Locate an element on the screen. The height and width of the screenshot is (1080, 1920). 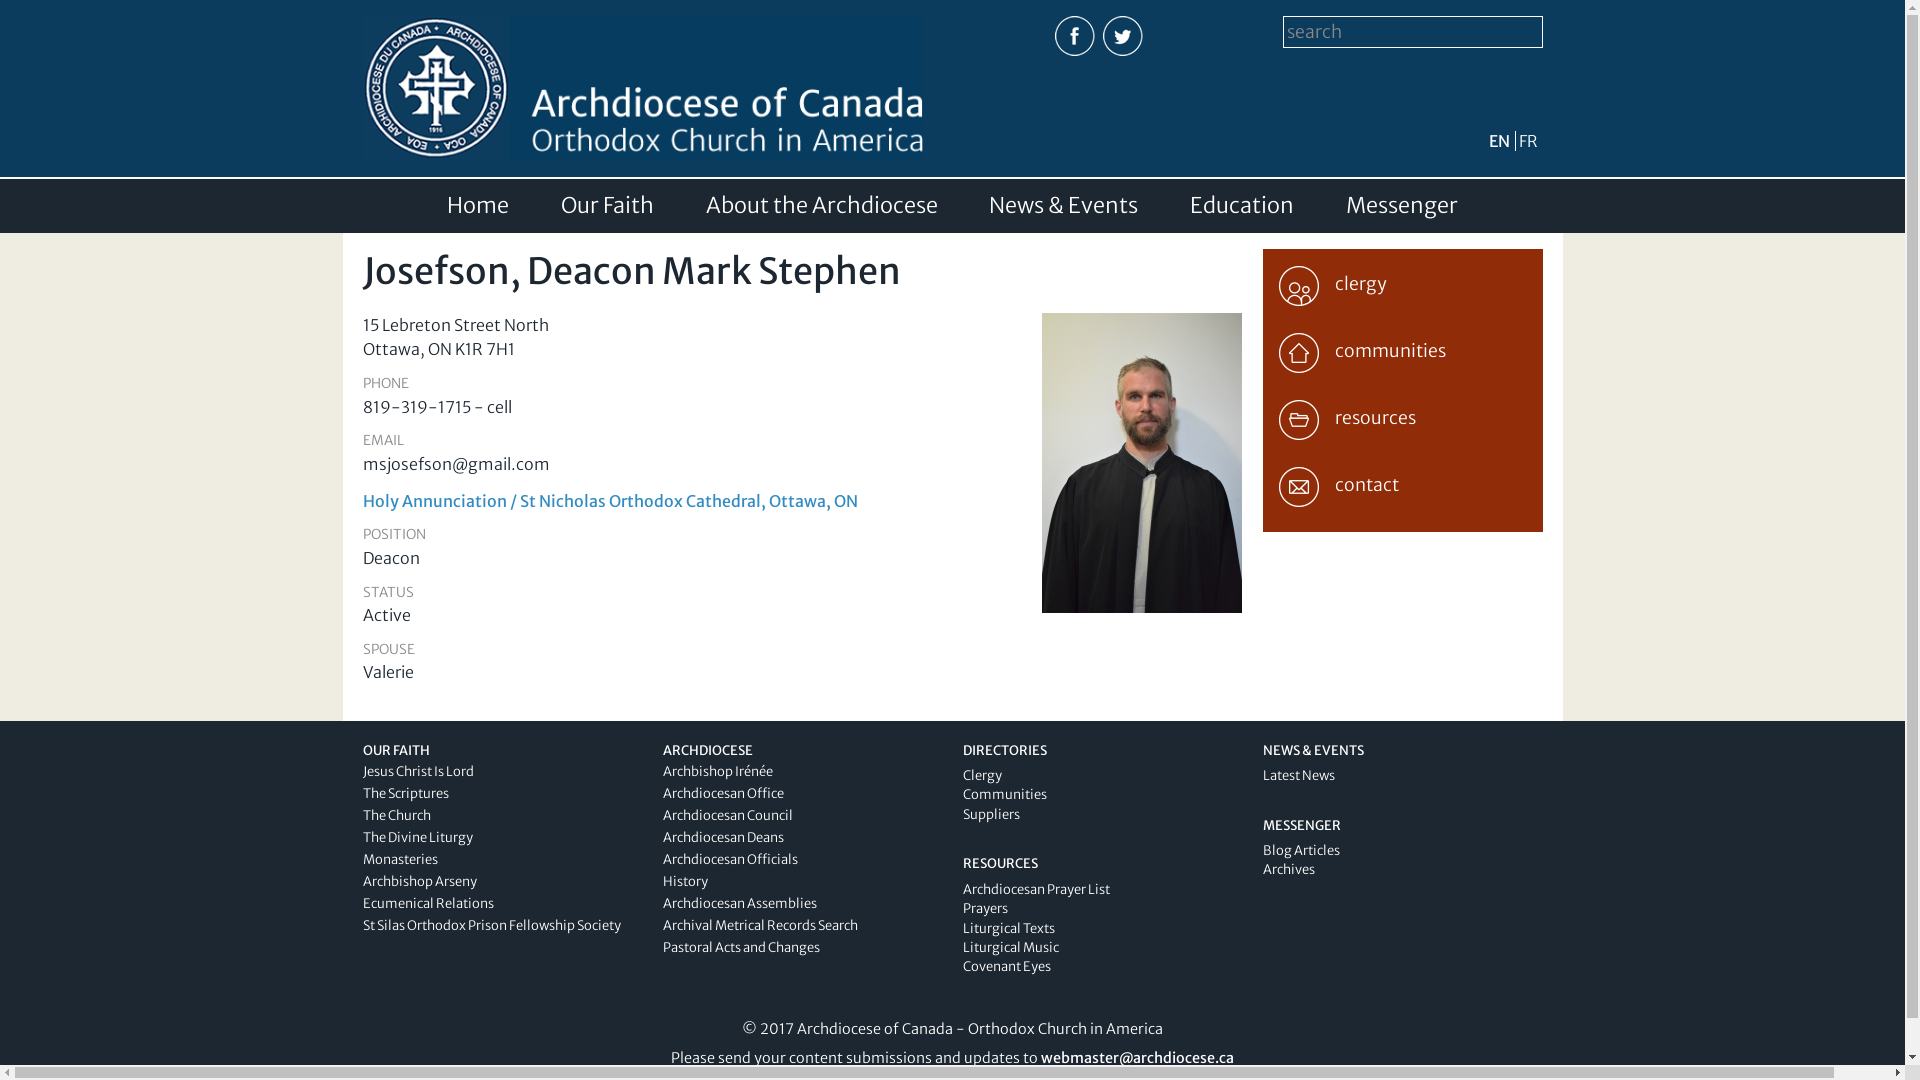
'History' is located at coordinates (684, 880).